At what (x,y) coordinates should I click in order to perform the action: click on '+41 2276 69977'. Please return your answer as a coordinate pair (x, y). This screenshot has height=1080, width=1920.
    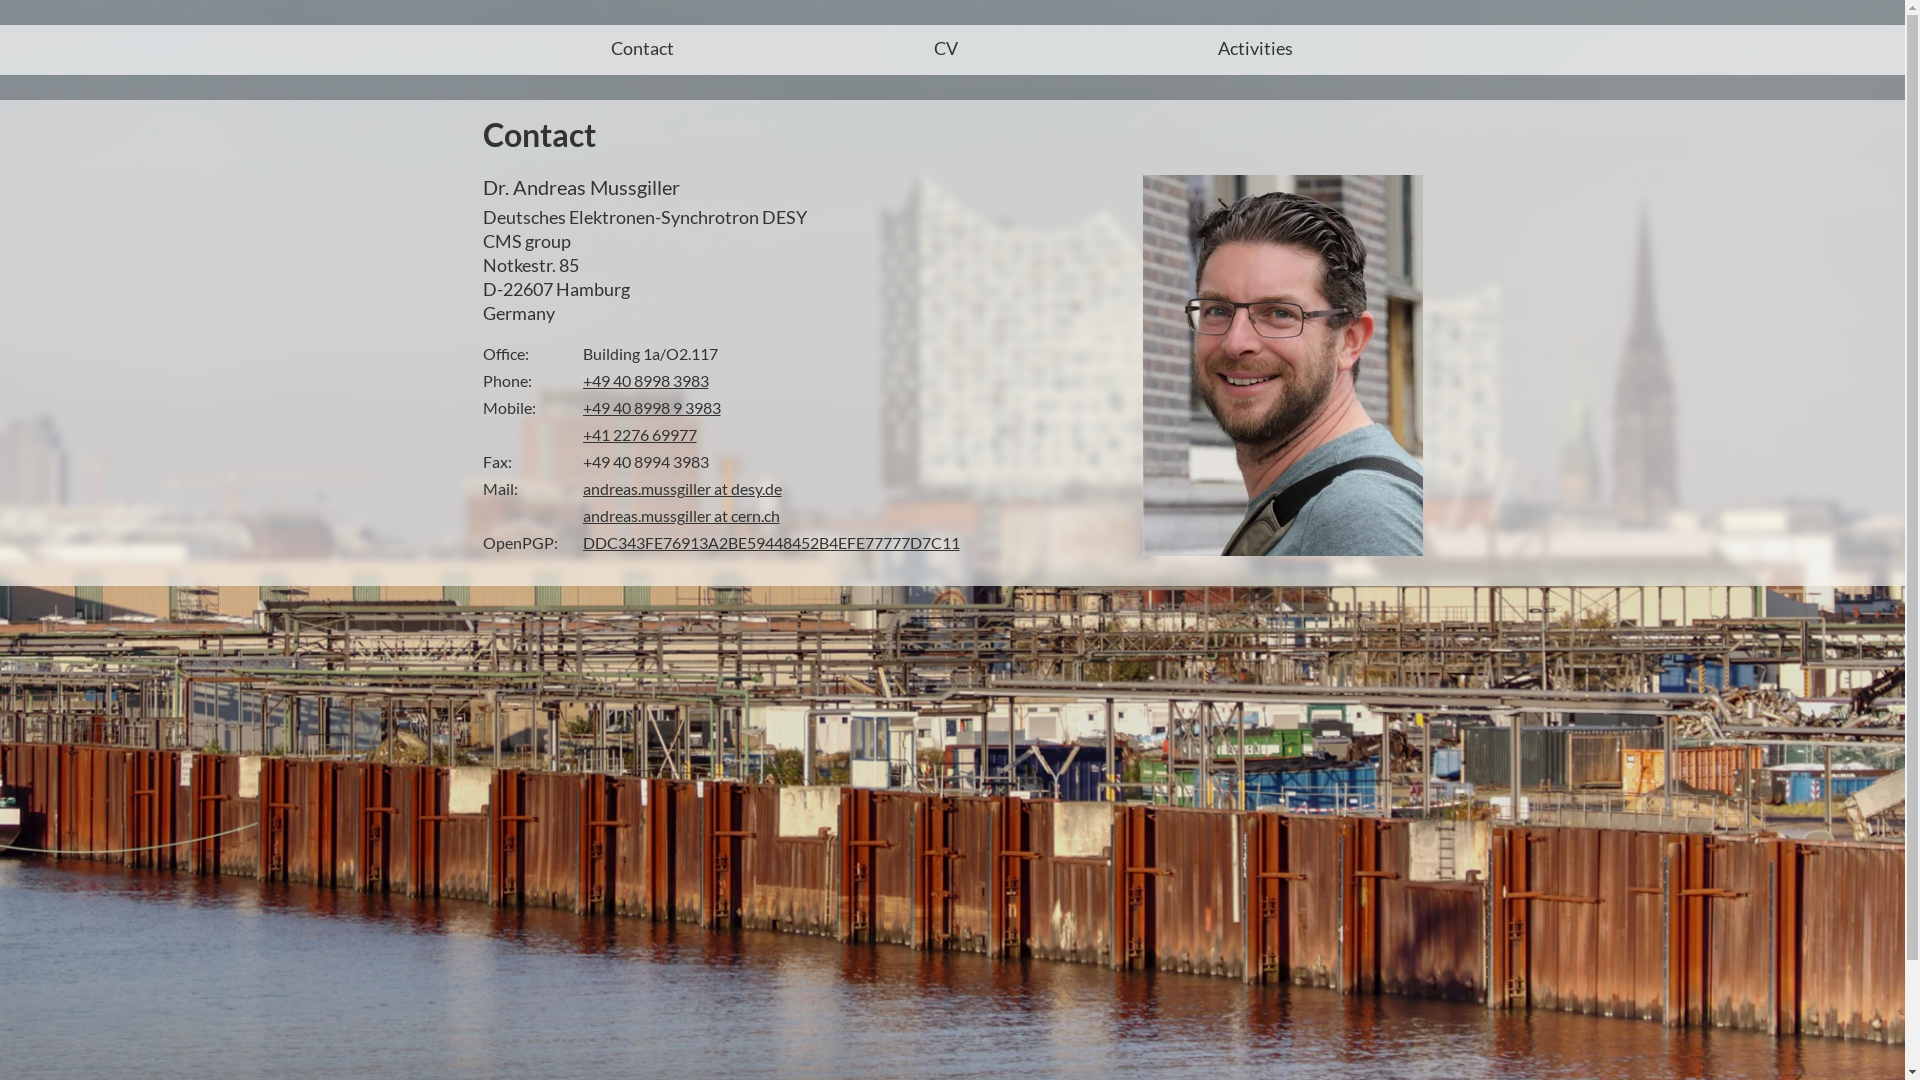
    Looking at the image, I should click on (637, 433).